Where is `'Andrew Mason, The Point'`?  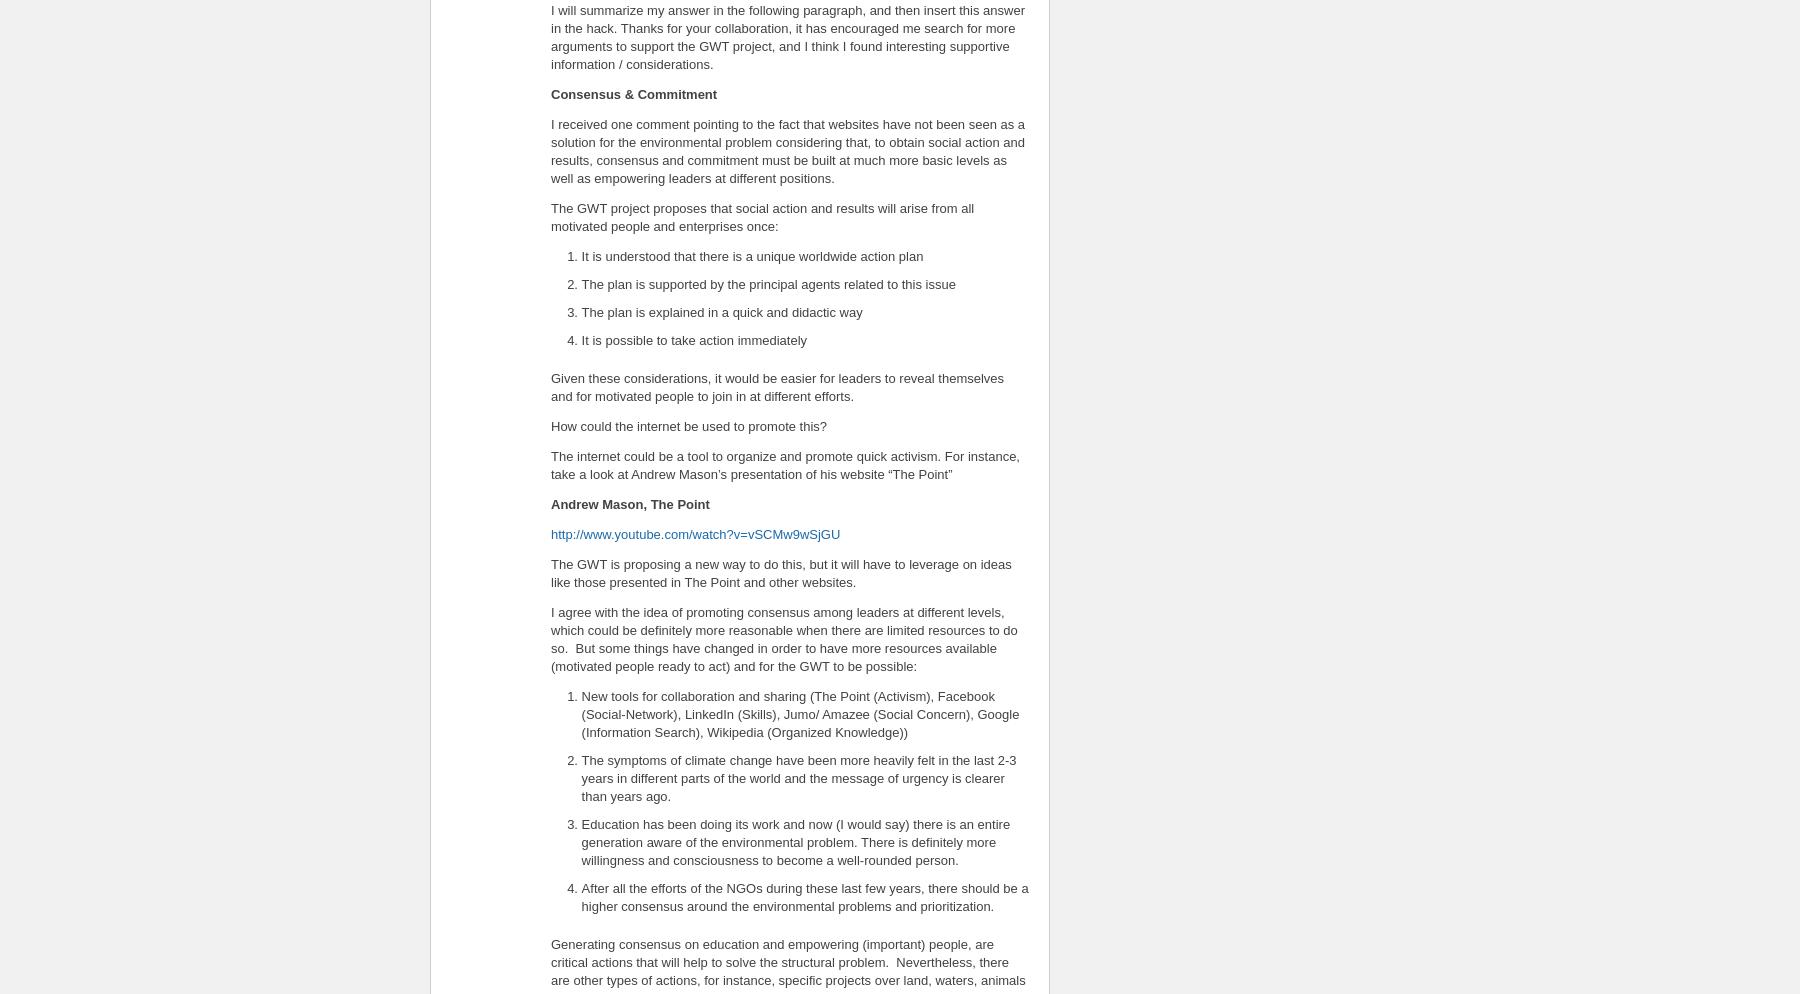 'Andrew Mason, The Point' is located at coordinates (630, 503).